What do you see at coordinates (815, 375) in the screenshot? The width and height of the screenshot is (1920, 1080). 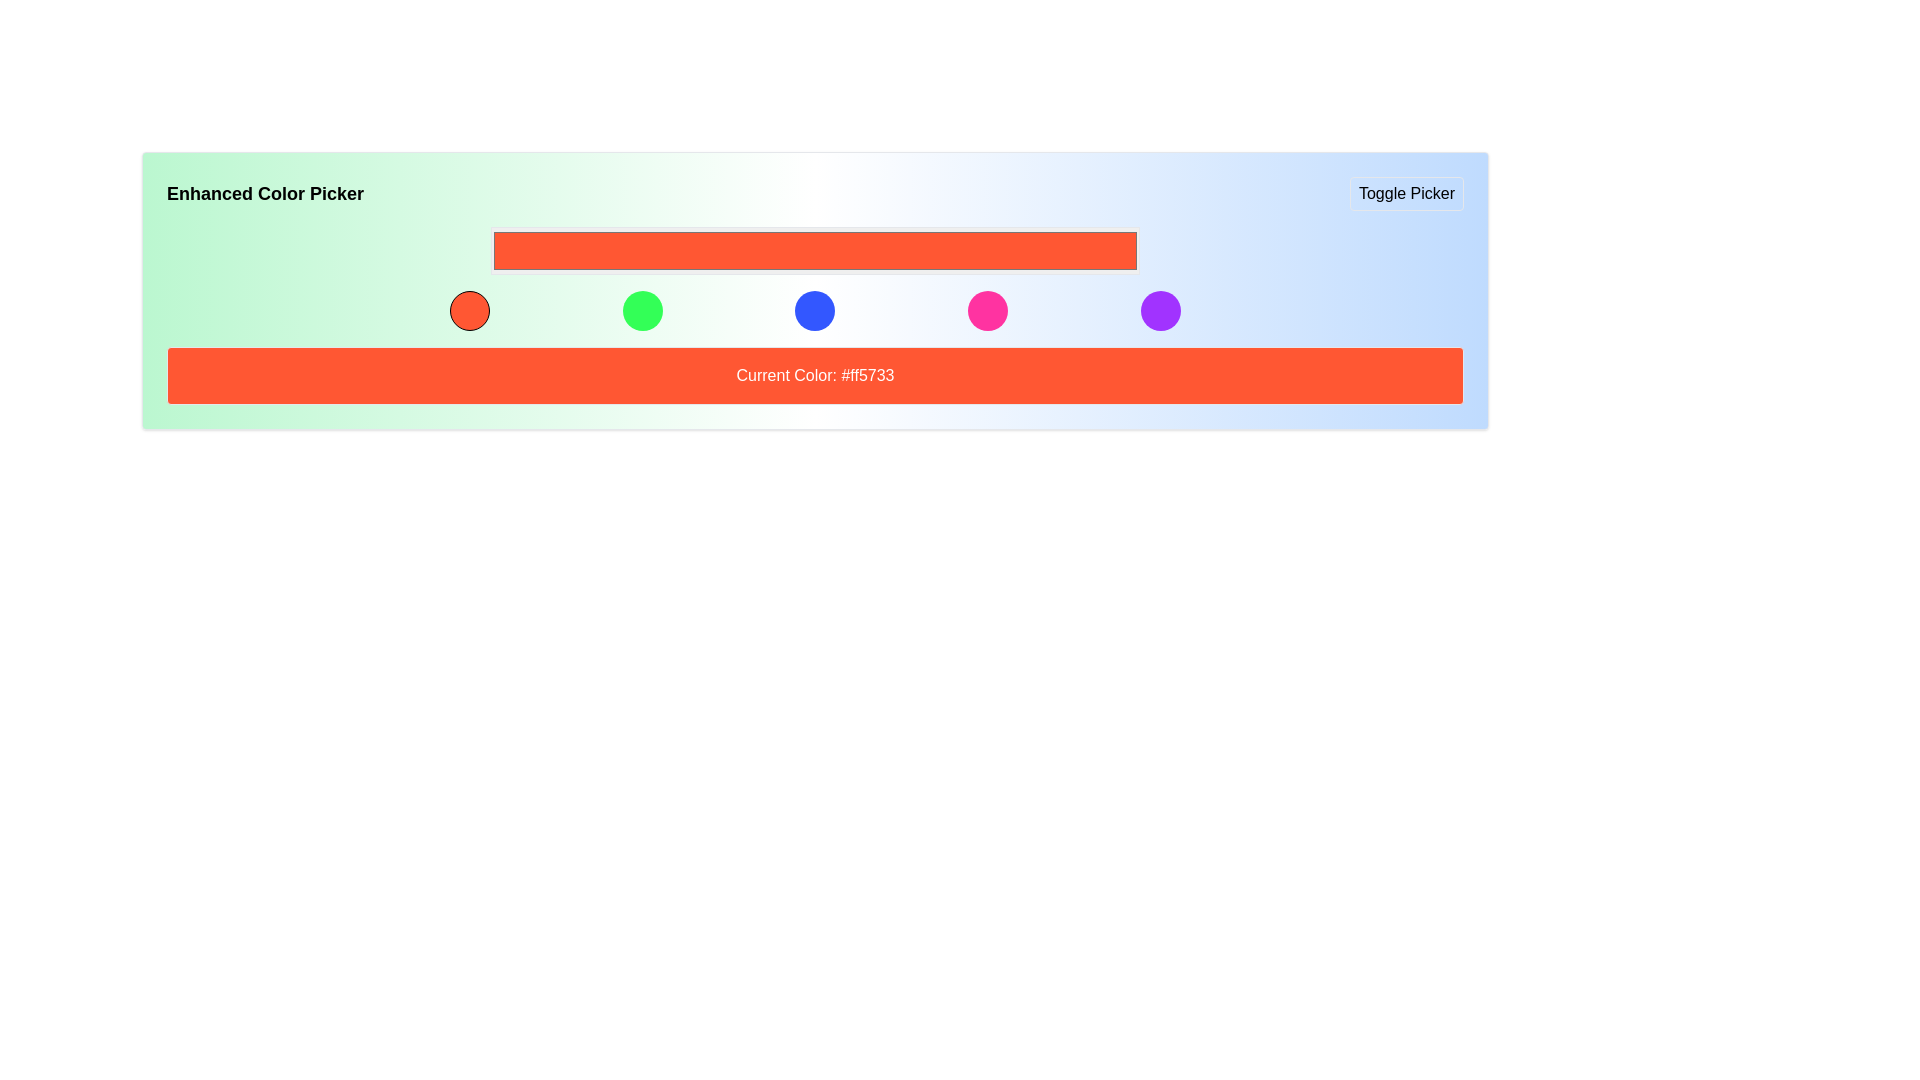 I see `the Label that displays the currently selected color, which shows the color code '#ff5733' and has a background color indicating the active selection` at bounding box center [815, 375].